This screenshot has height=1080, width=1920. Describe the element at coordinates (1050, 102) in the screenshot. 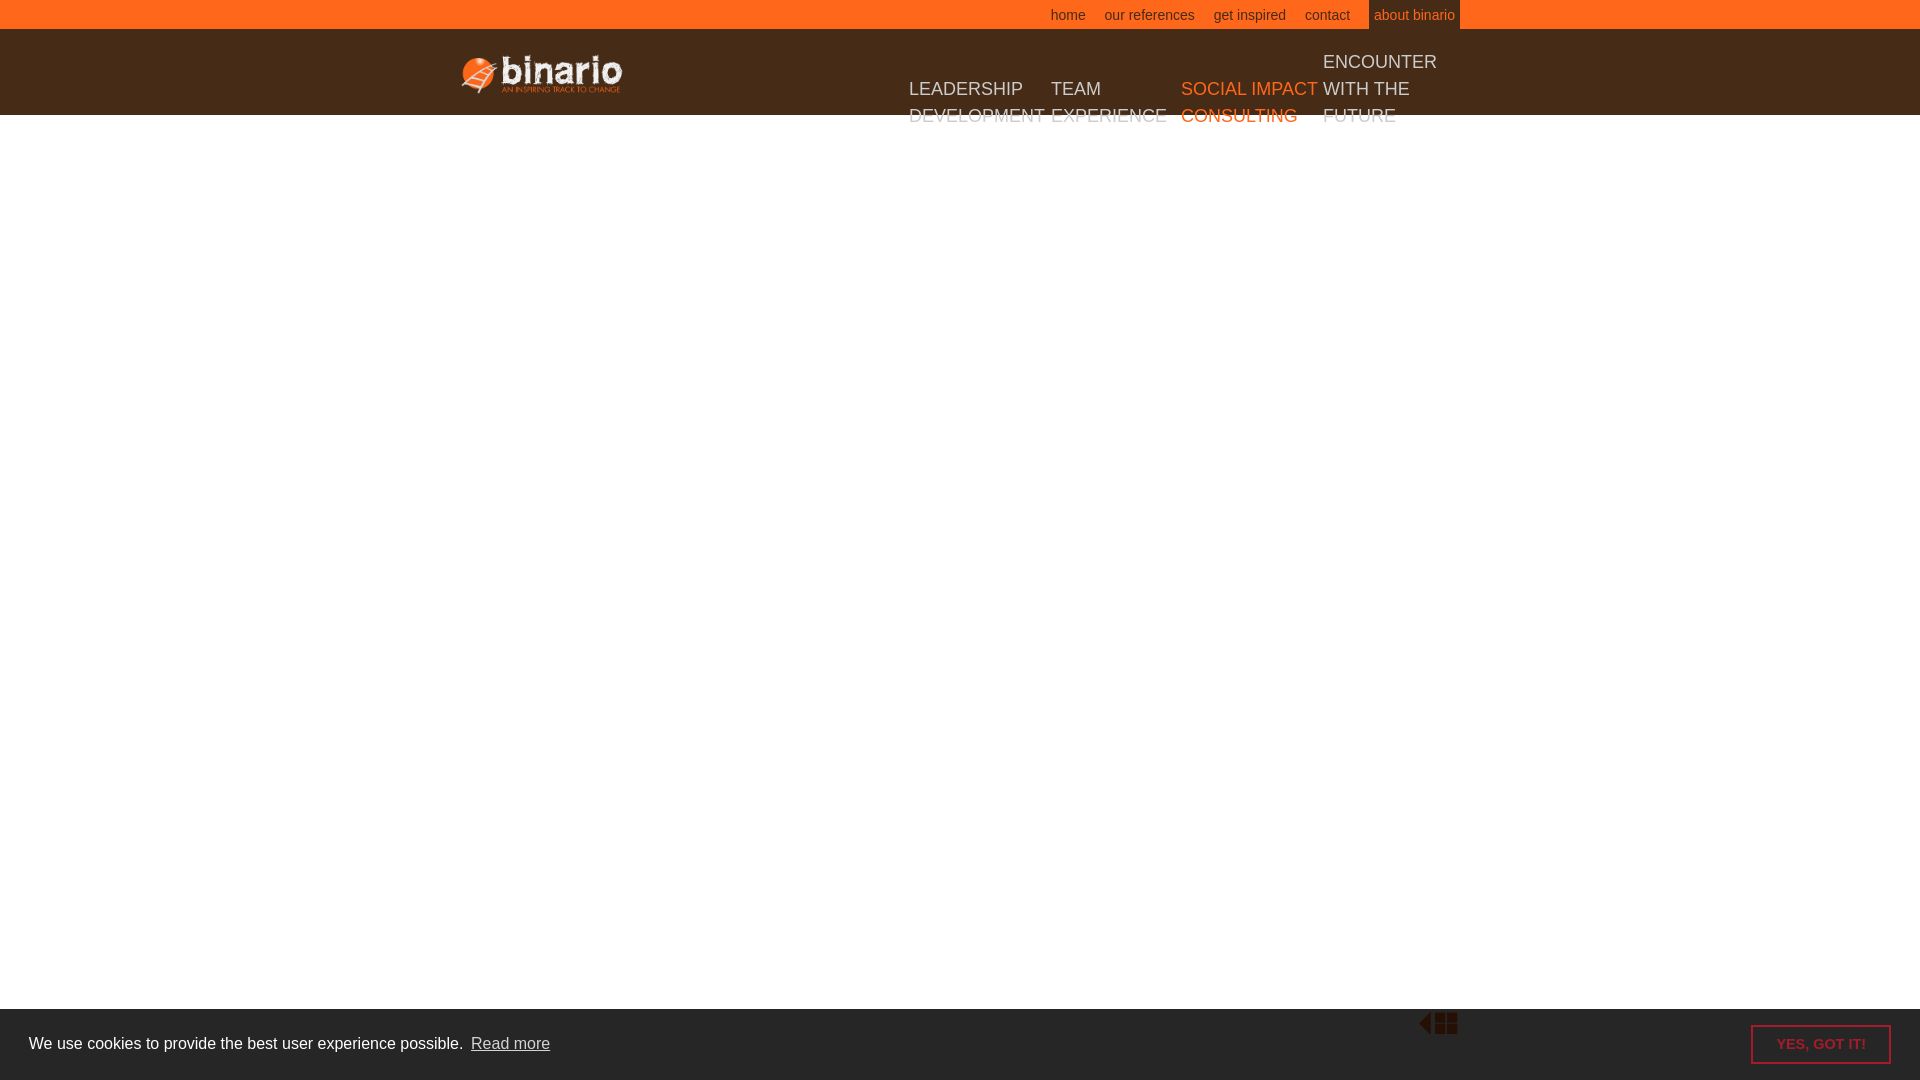

I see `'TEAM EXPERIENCE'` at that location.